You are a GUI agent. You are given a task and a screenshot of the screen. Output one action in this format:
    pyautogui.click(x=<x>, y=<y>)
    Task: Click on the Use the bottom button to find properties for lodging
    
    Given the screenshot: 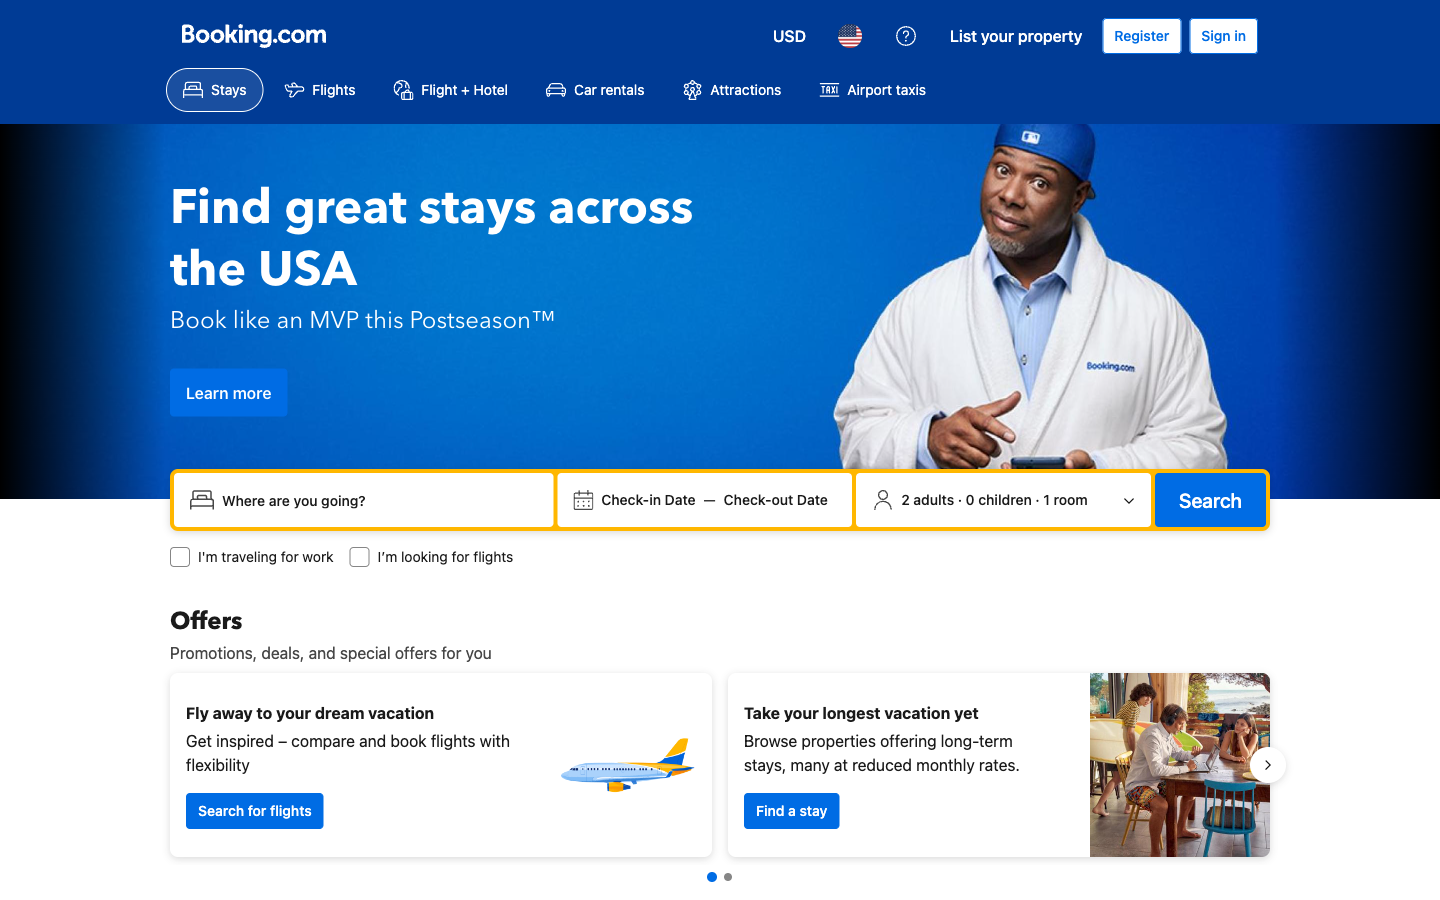 What is the action you would take?
    pyautogui.click(x=791, y=810)
    